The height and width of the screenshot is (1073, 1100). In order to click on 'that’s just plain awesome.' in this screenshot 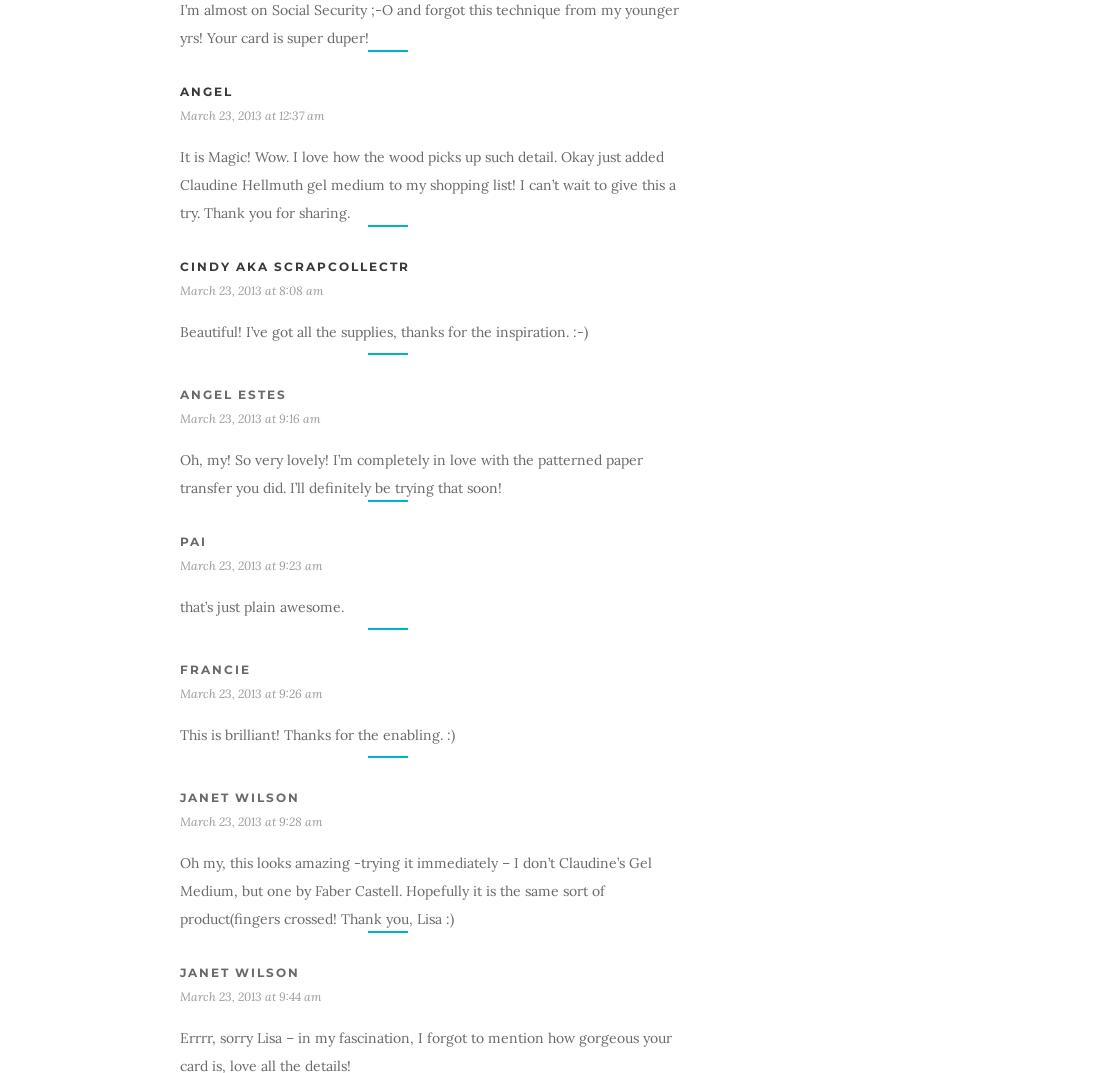, I will do `click(262, 605)`.